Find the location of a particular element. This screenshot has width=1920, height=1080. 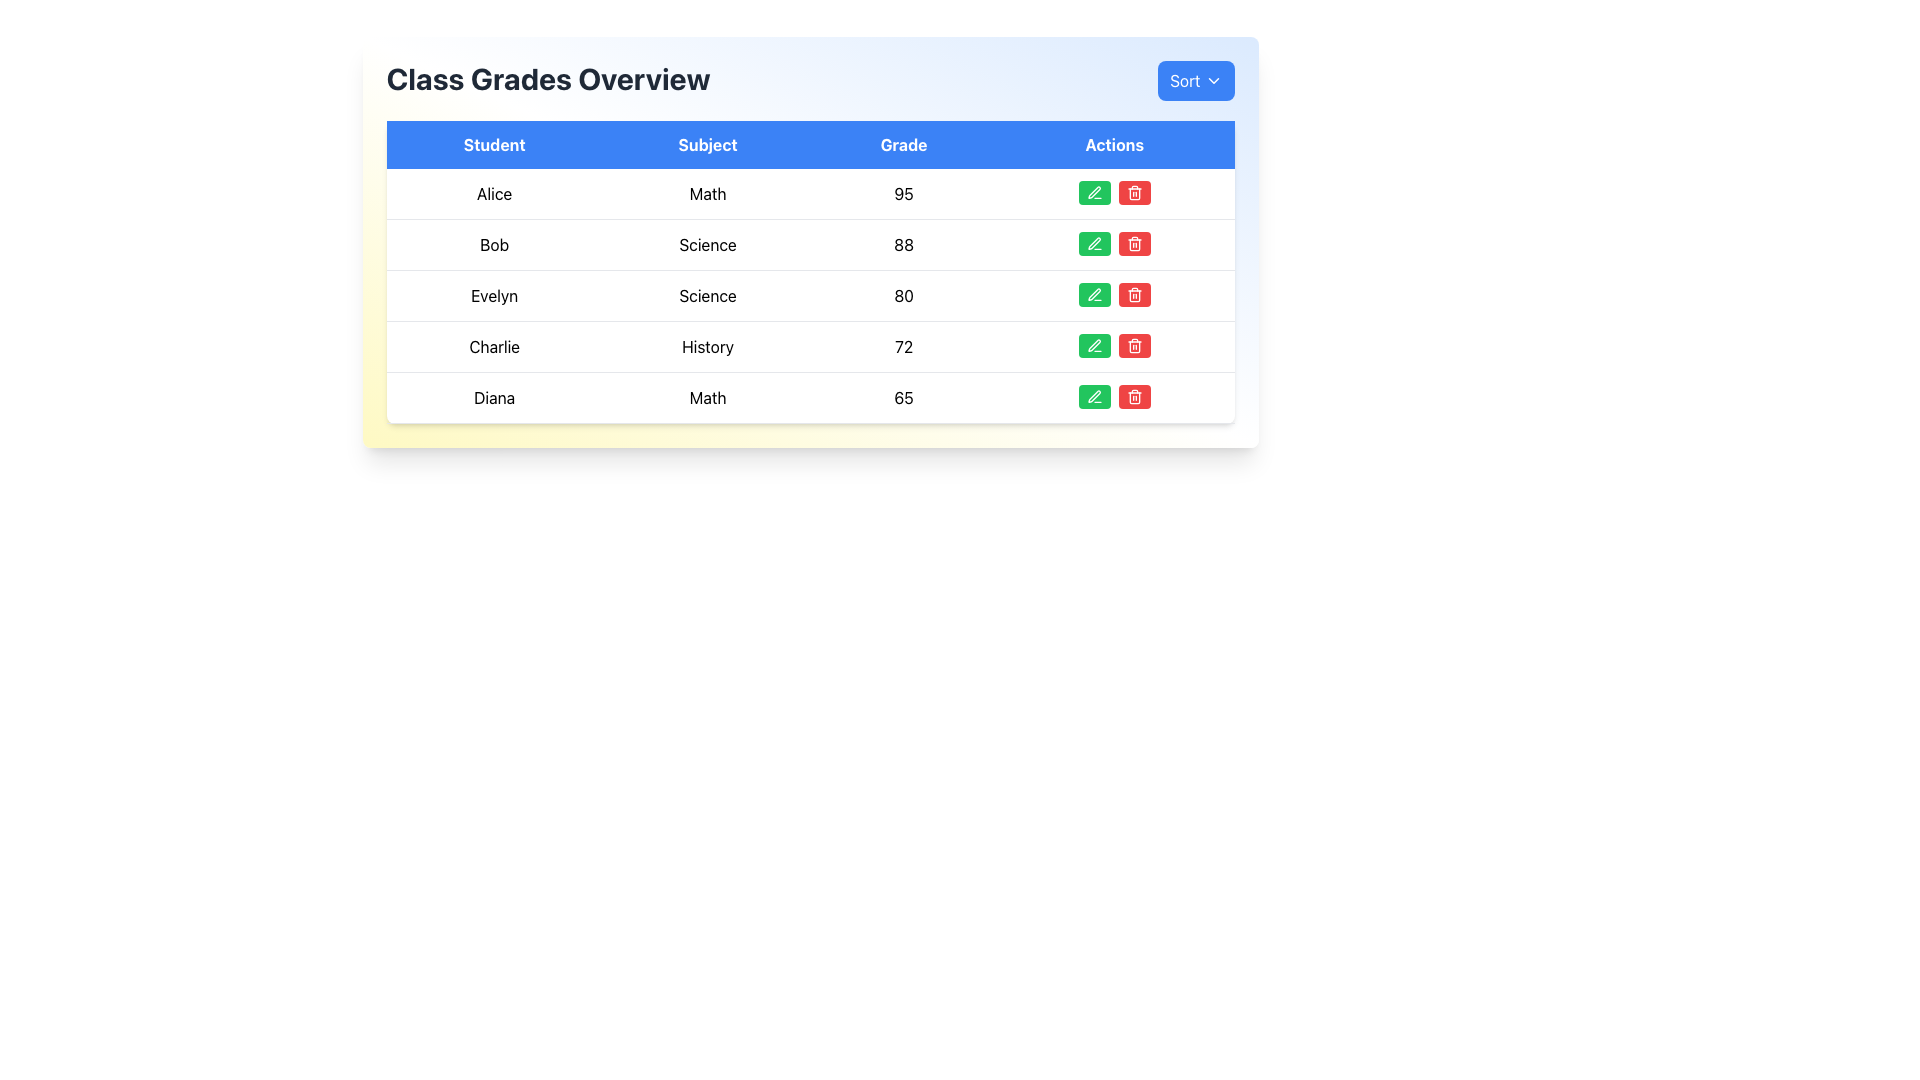

the trash can icon with a red background in the 'Actions' column of the table is located at coordinates (1134, 345).